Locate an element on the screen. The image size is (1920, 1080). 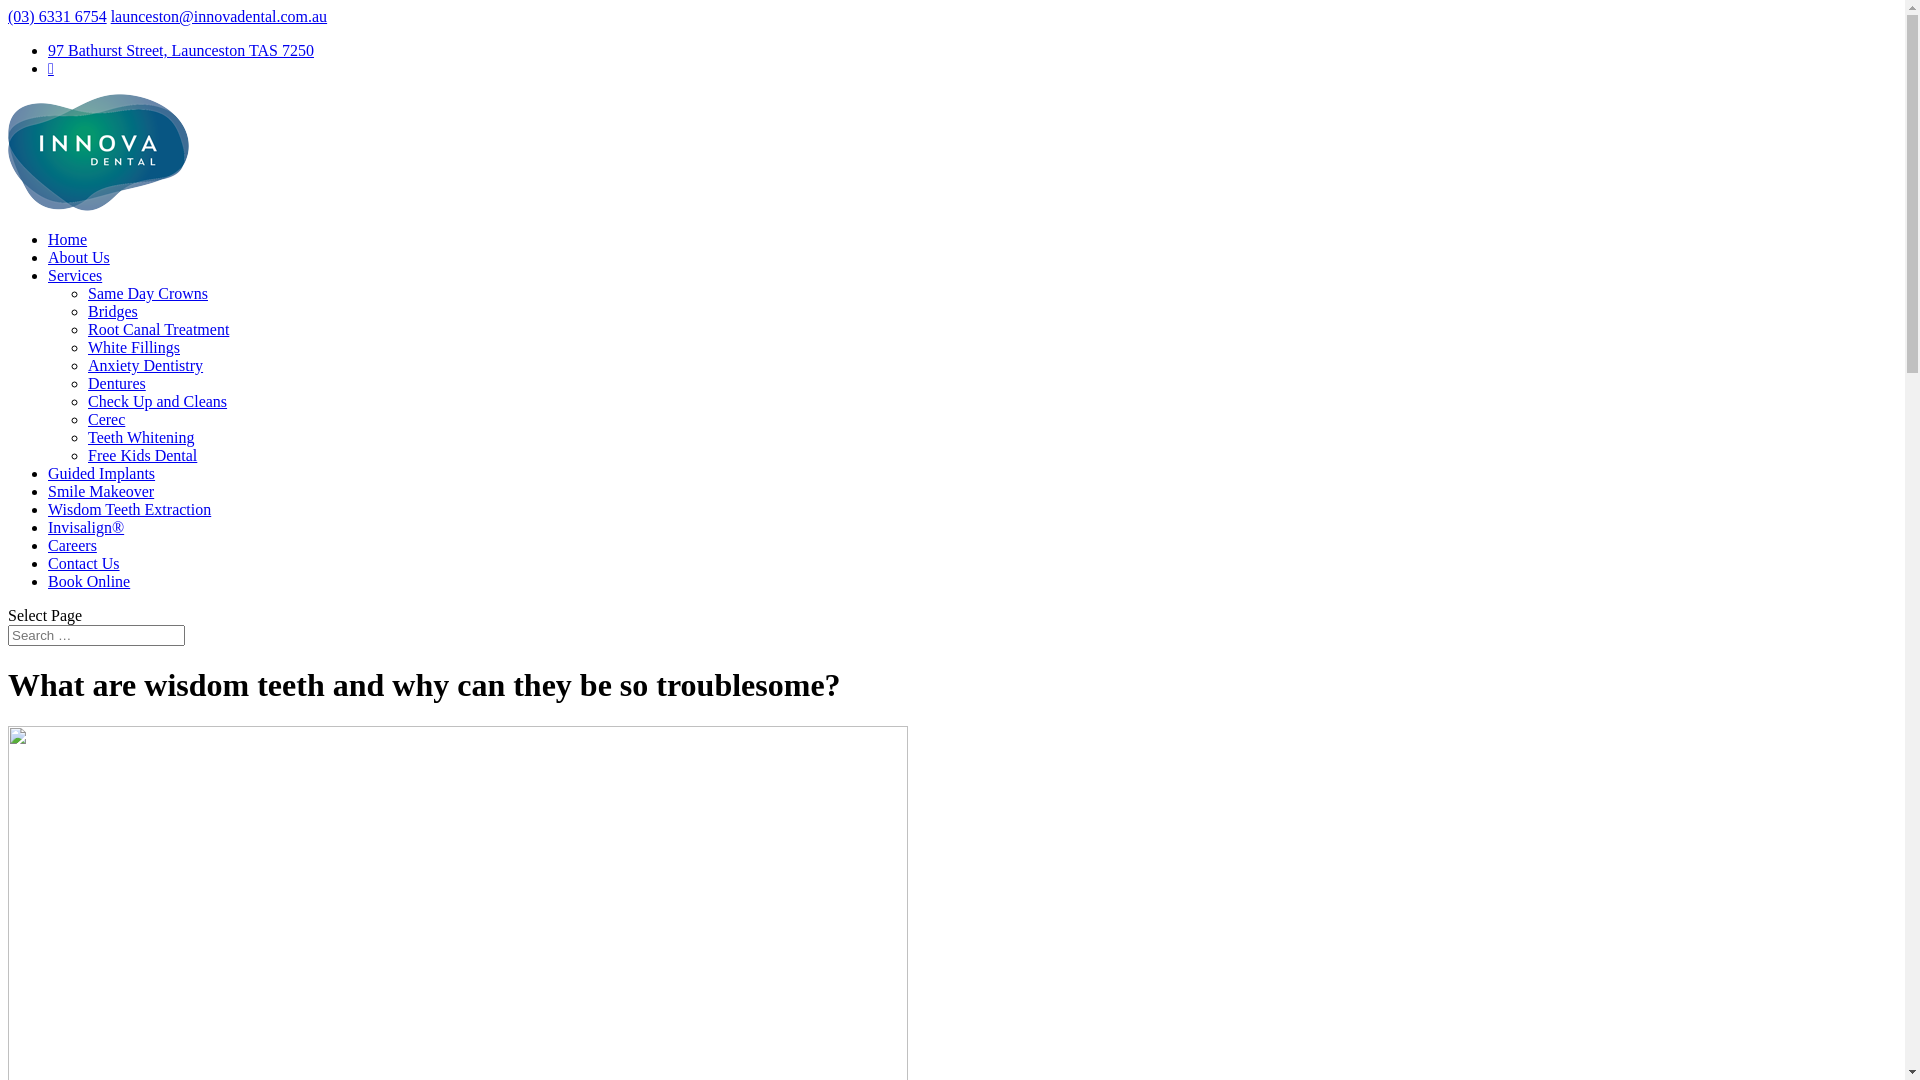
'Guided Implants' is located at coordinates (100, 473).